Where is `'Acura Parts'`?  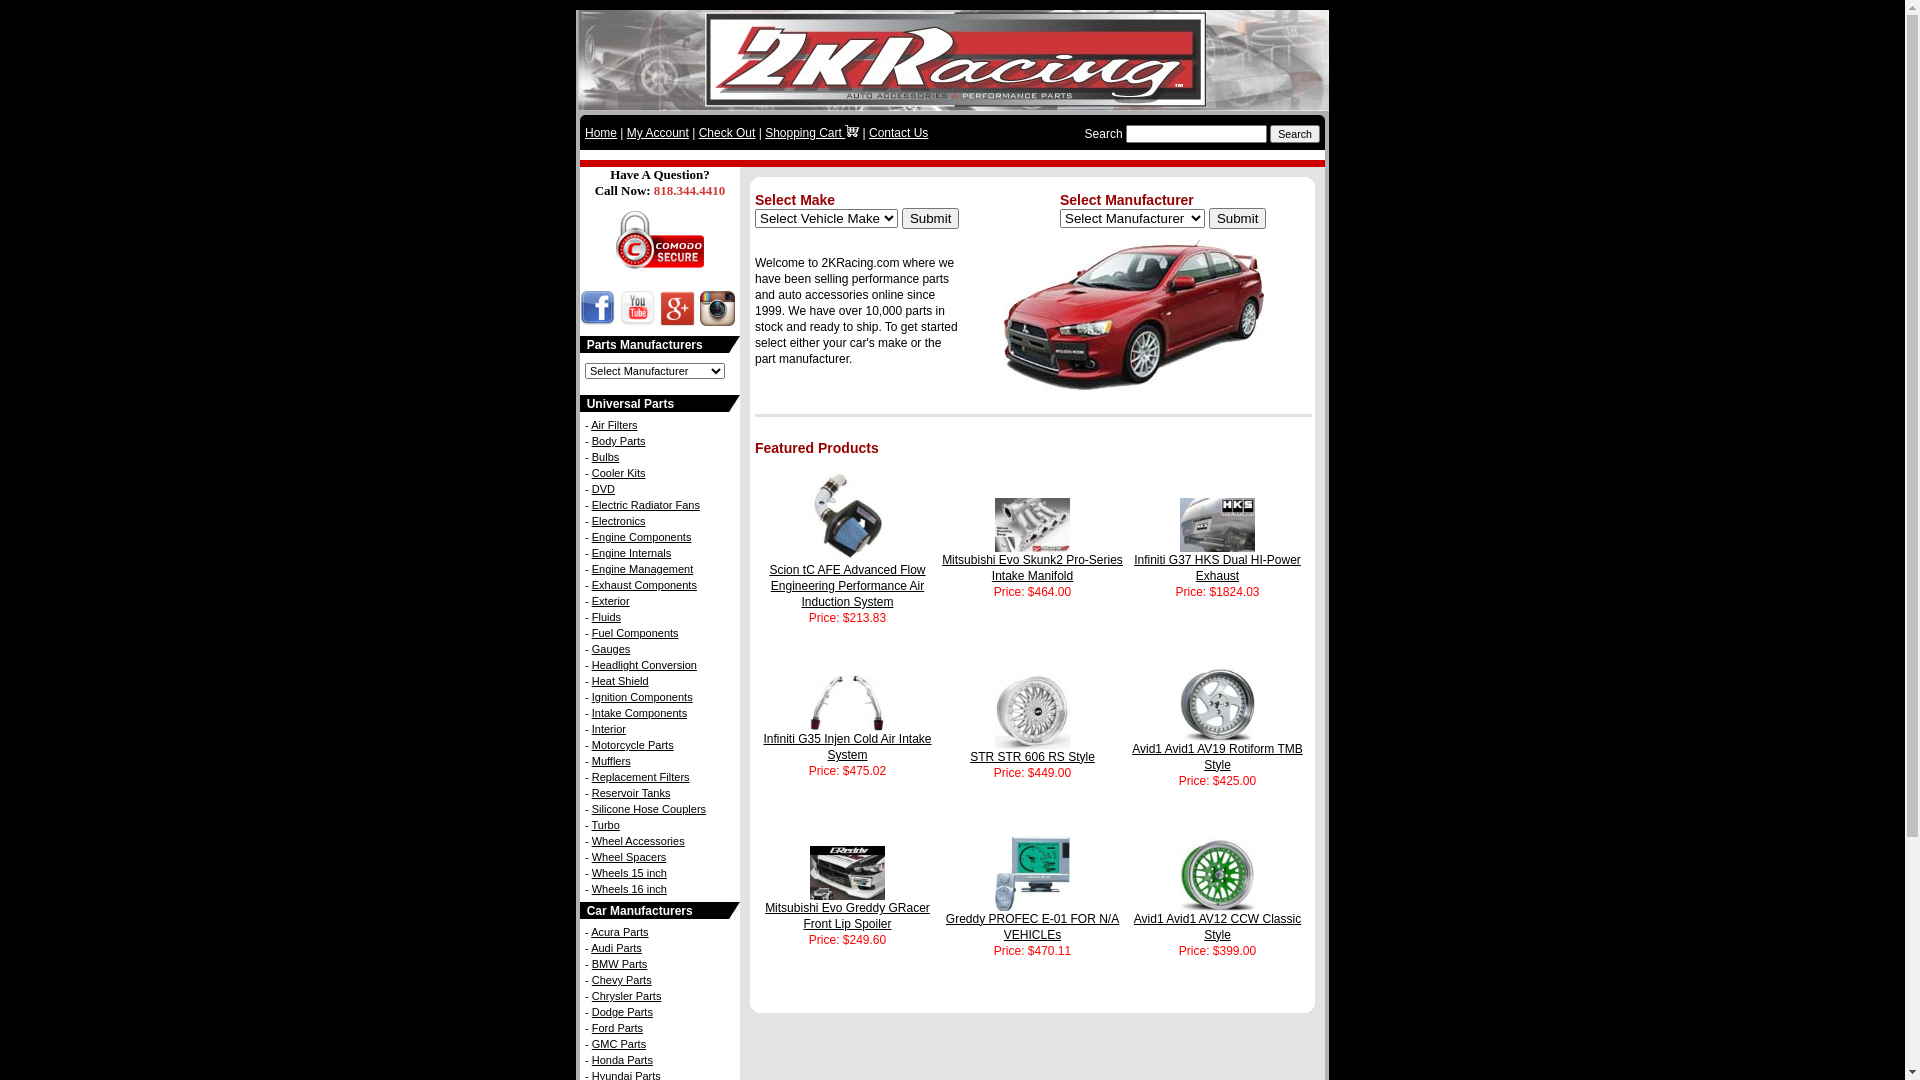 'Acura Parts' is located at coordinates (589, 932).